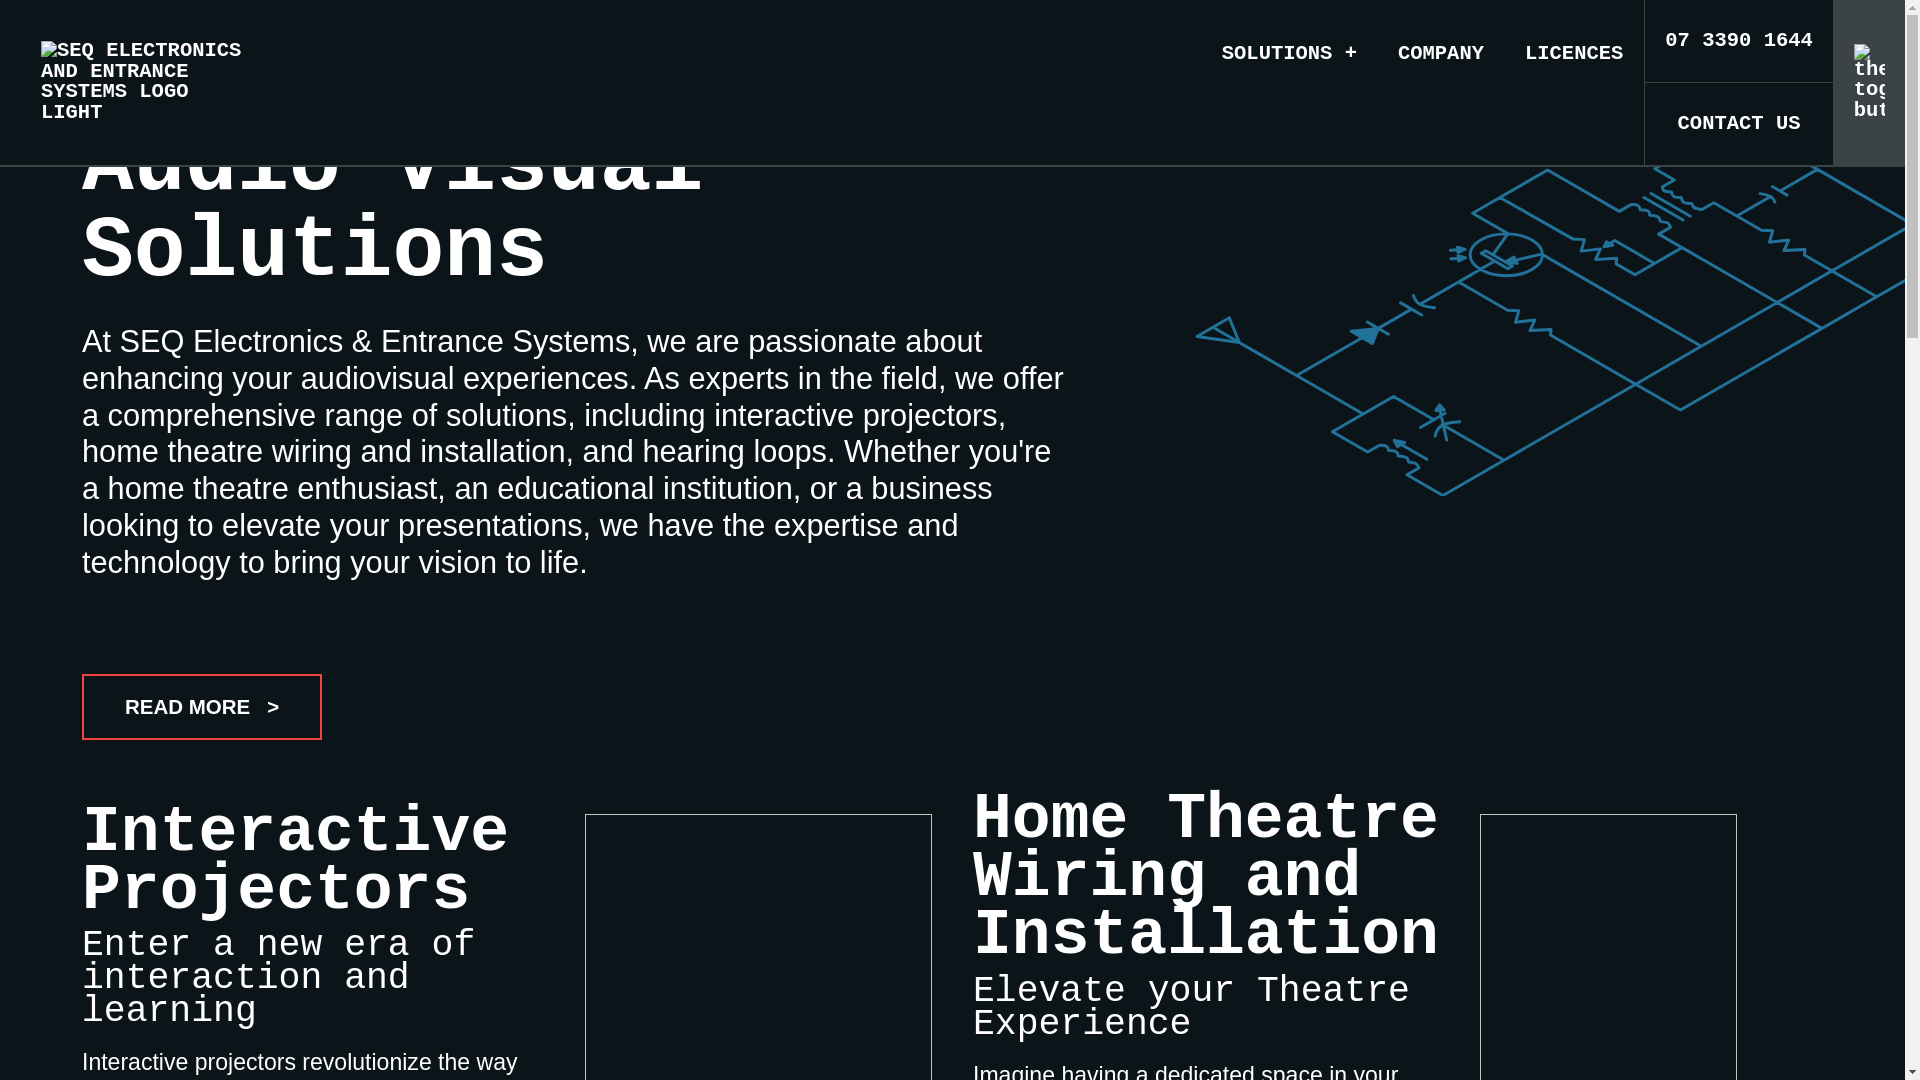 This screenshot has width=1920, height=1080. What do you see at coordinates (1503, 81) in the screenshot?
I see `'LICENCES'` at bounding box center [1503, 81].